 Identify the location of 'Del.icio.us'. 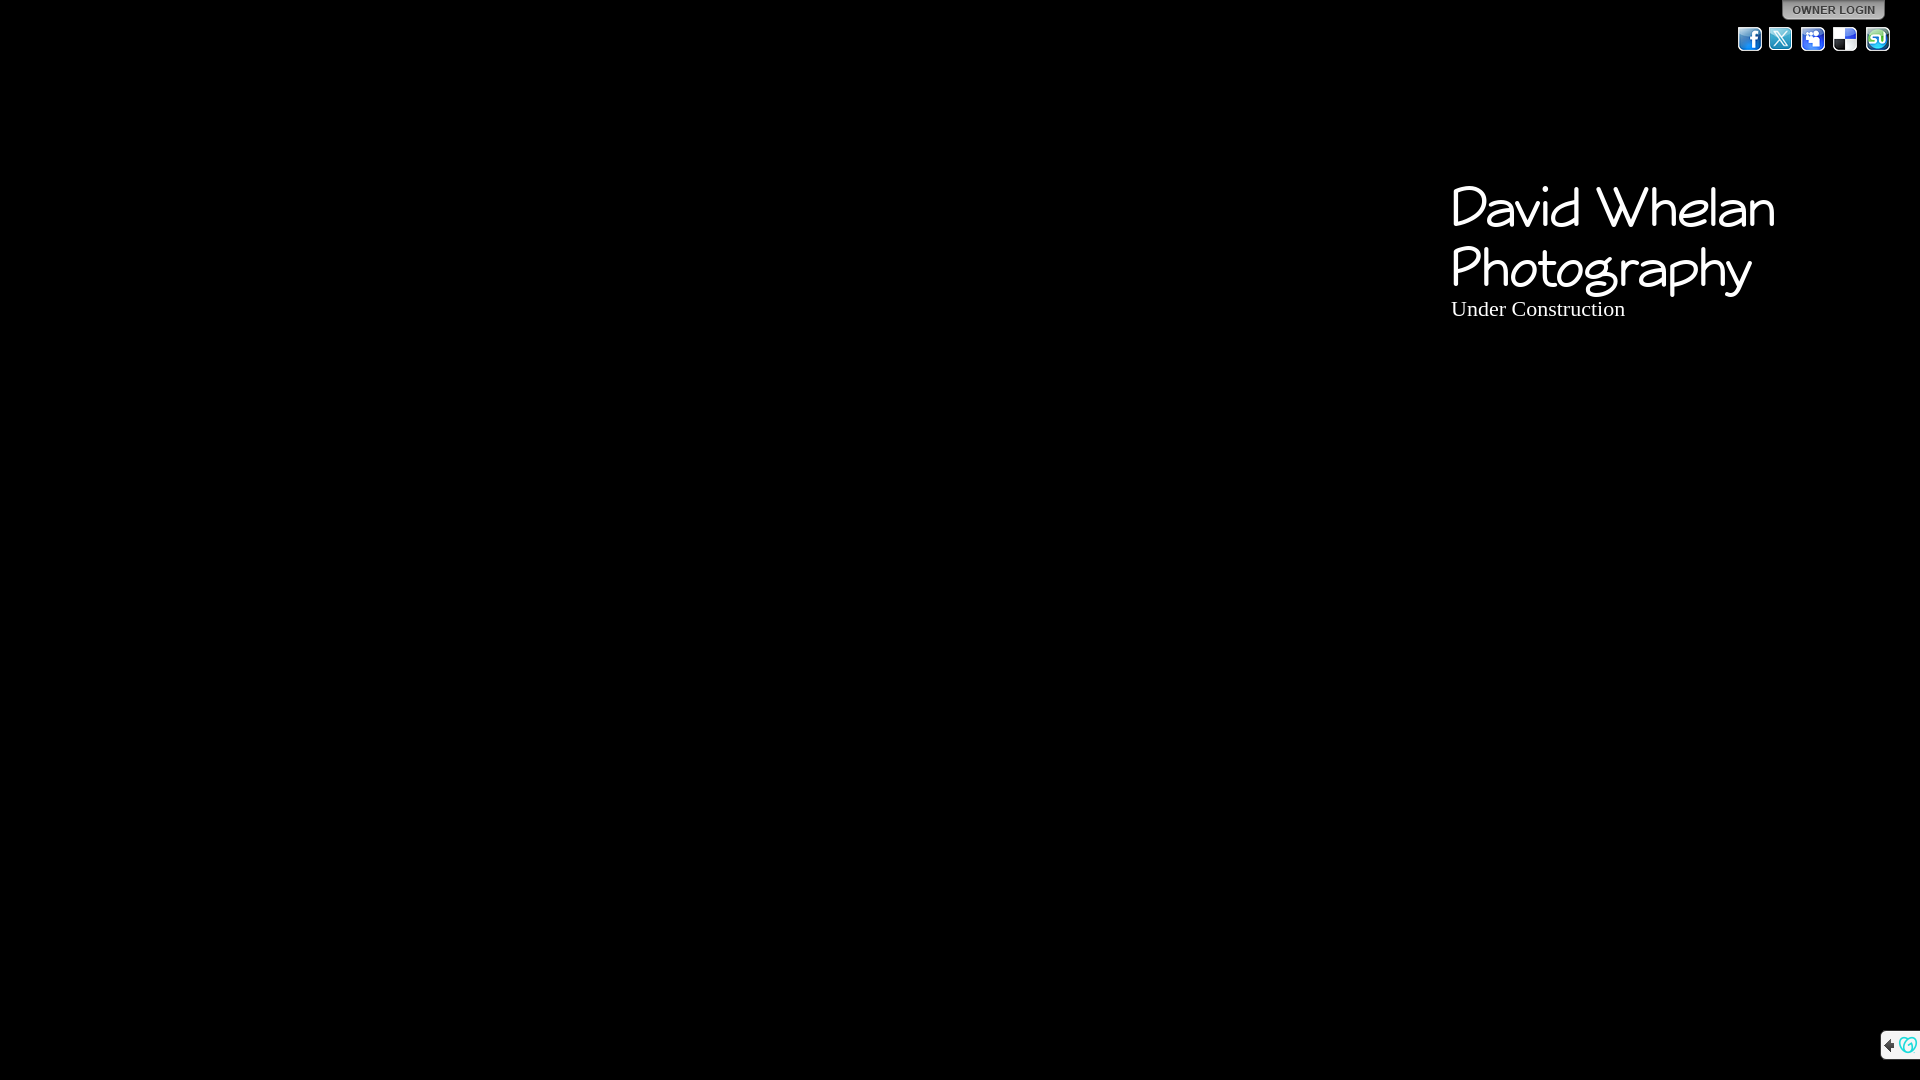
(1845, 38).